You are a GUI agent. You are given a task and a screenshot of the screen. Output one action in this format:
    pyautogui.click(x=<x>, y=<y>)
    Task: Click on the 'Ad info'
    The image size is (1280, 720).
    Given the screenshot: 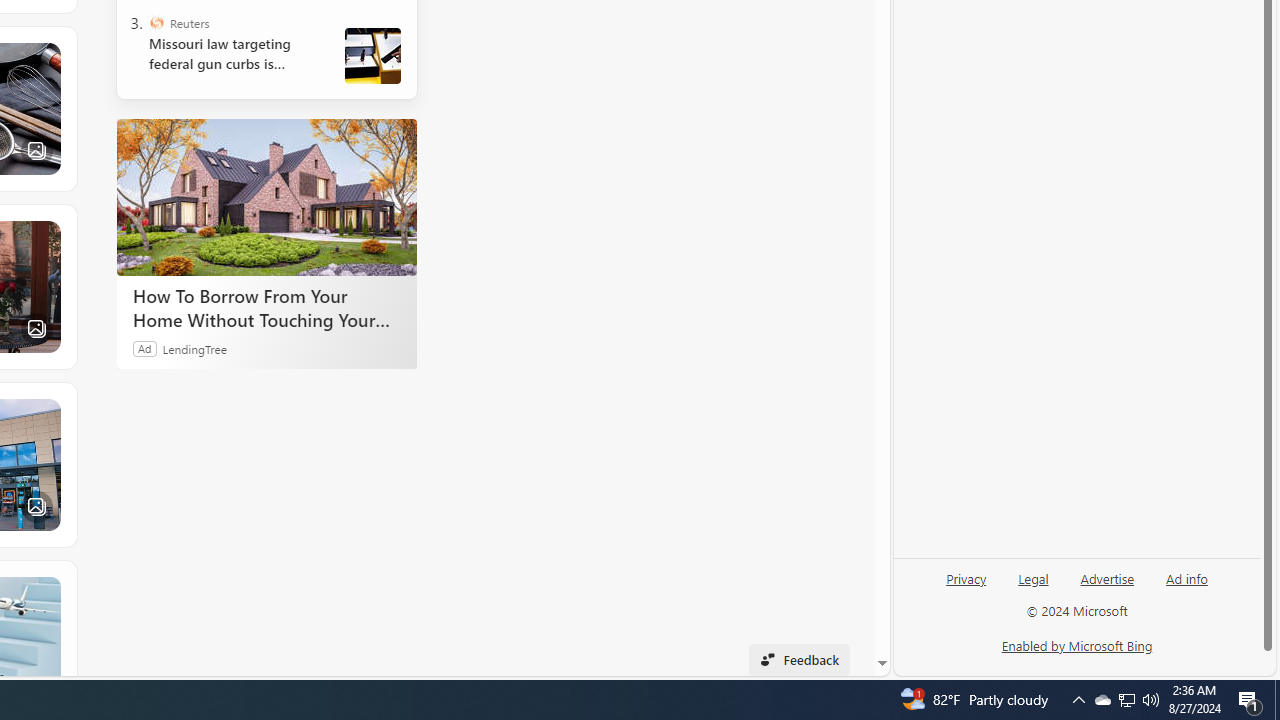 What is the action you would take?
    pyautogui.click(x=1187, y=577)
    